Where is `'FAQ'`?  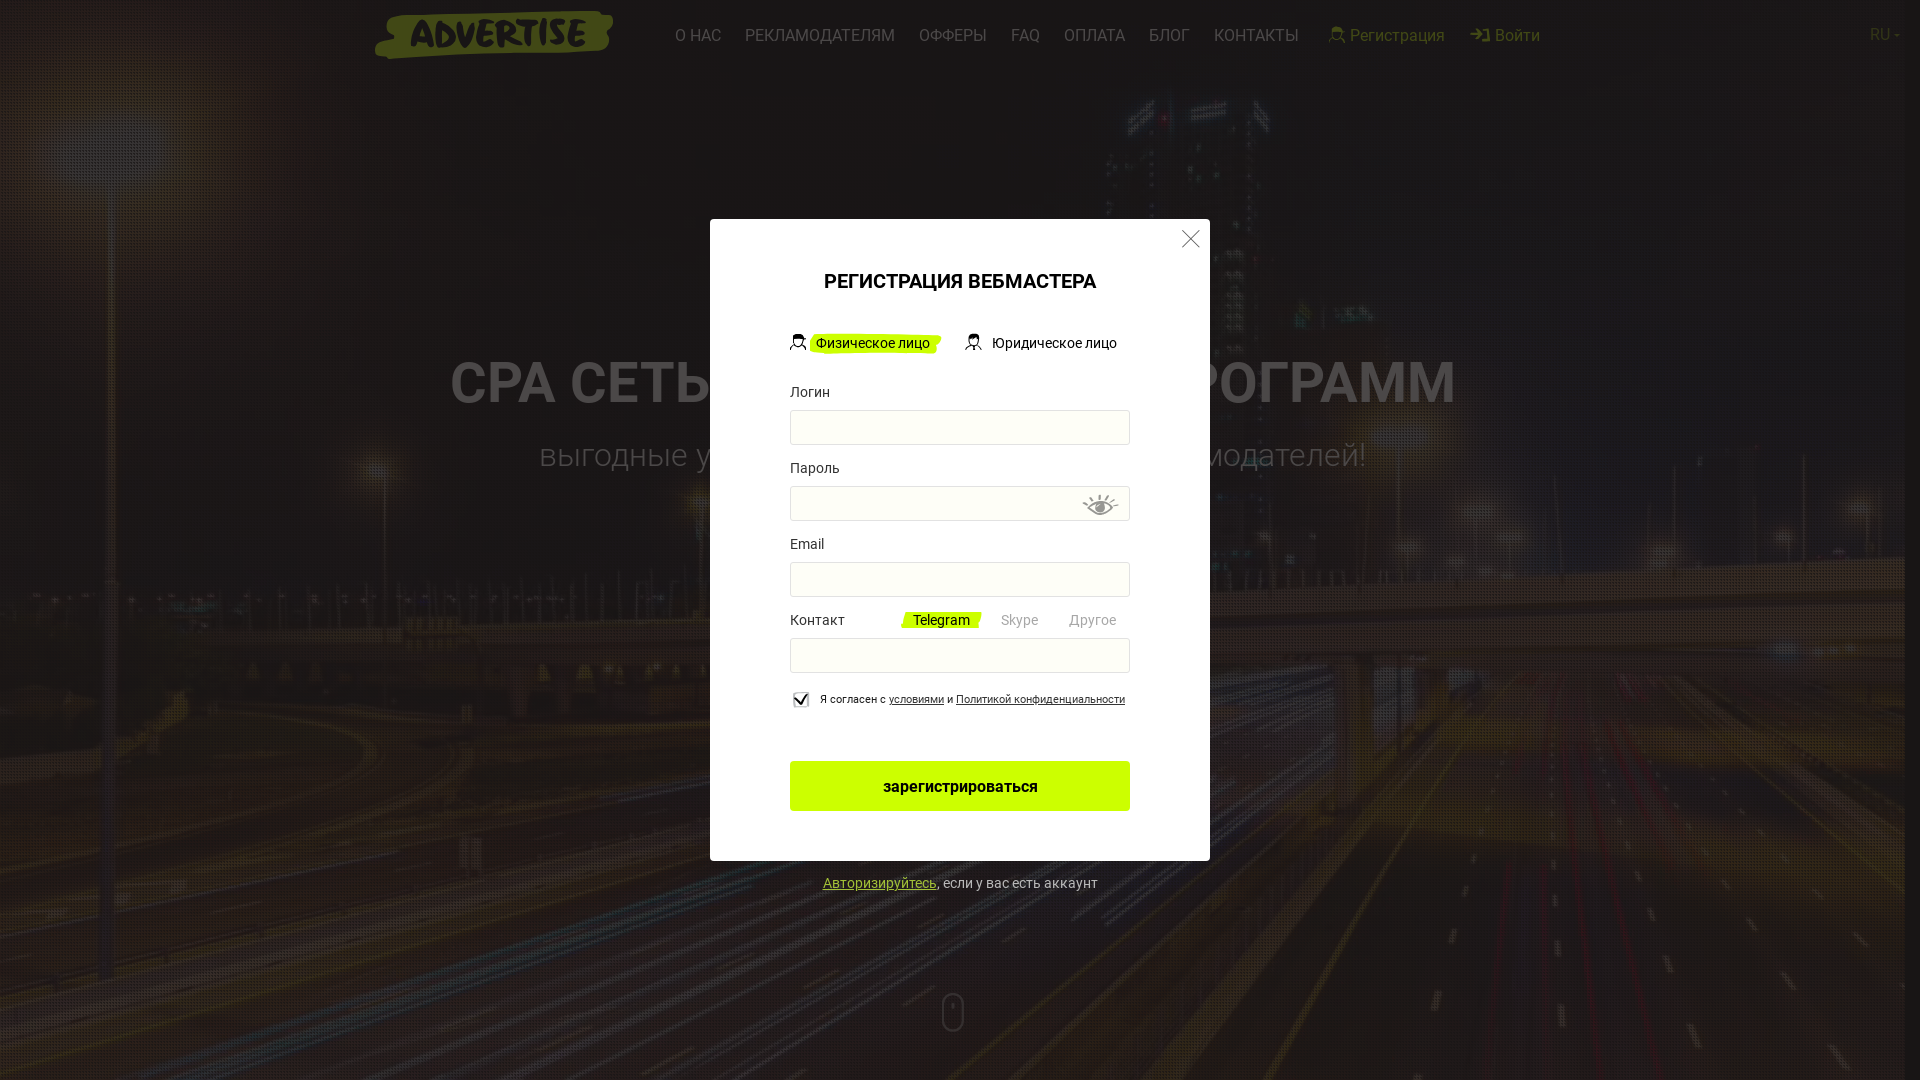
'FAQ' is located at coordinates (1025, 35).